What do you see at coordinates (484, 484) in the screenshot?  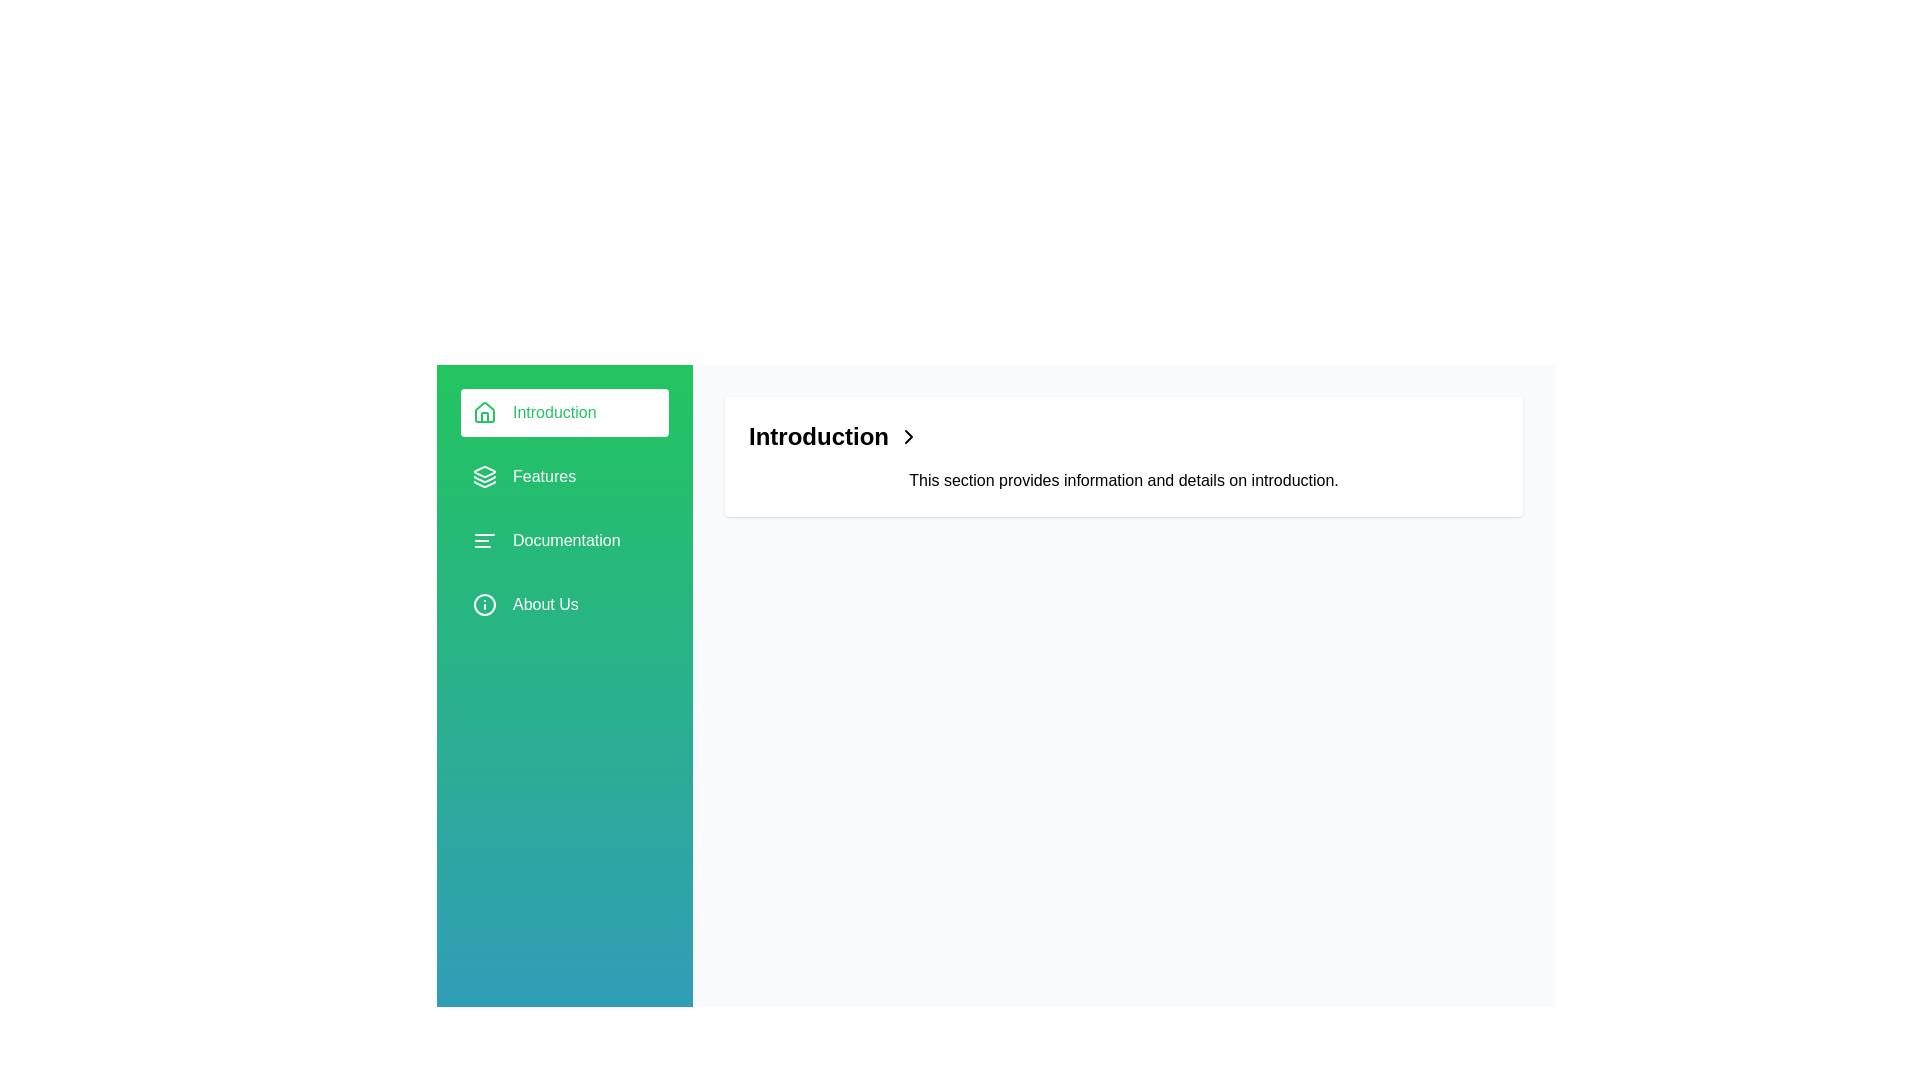 I see `the Decorative SVG Element located within the 'Features' sidebar, which is the bottom layer of three horizontal objects` at bounding box center [484, 484].